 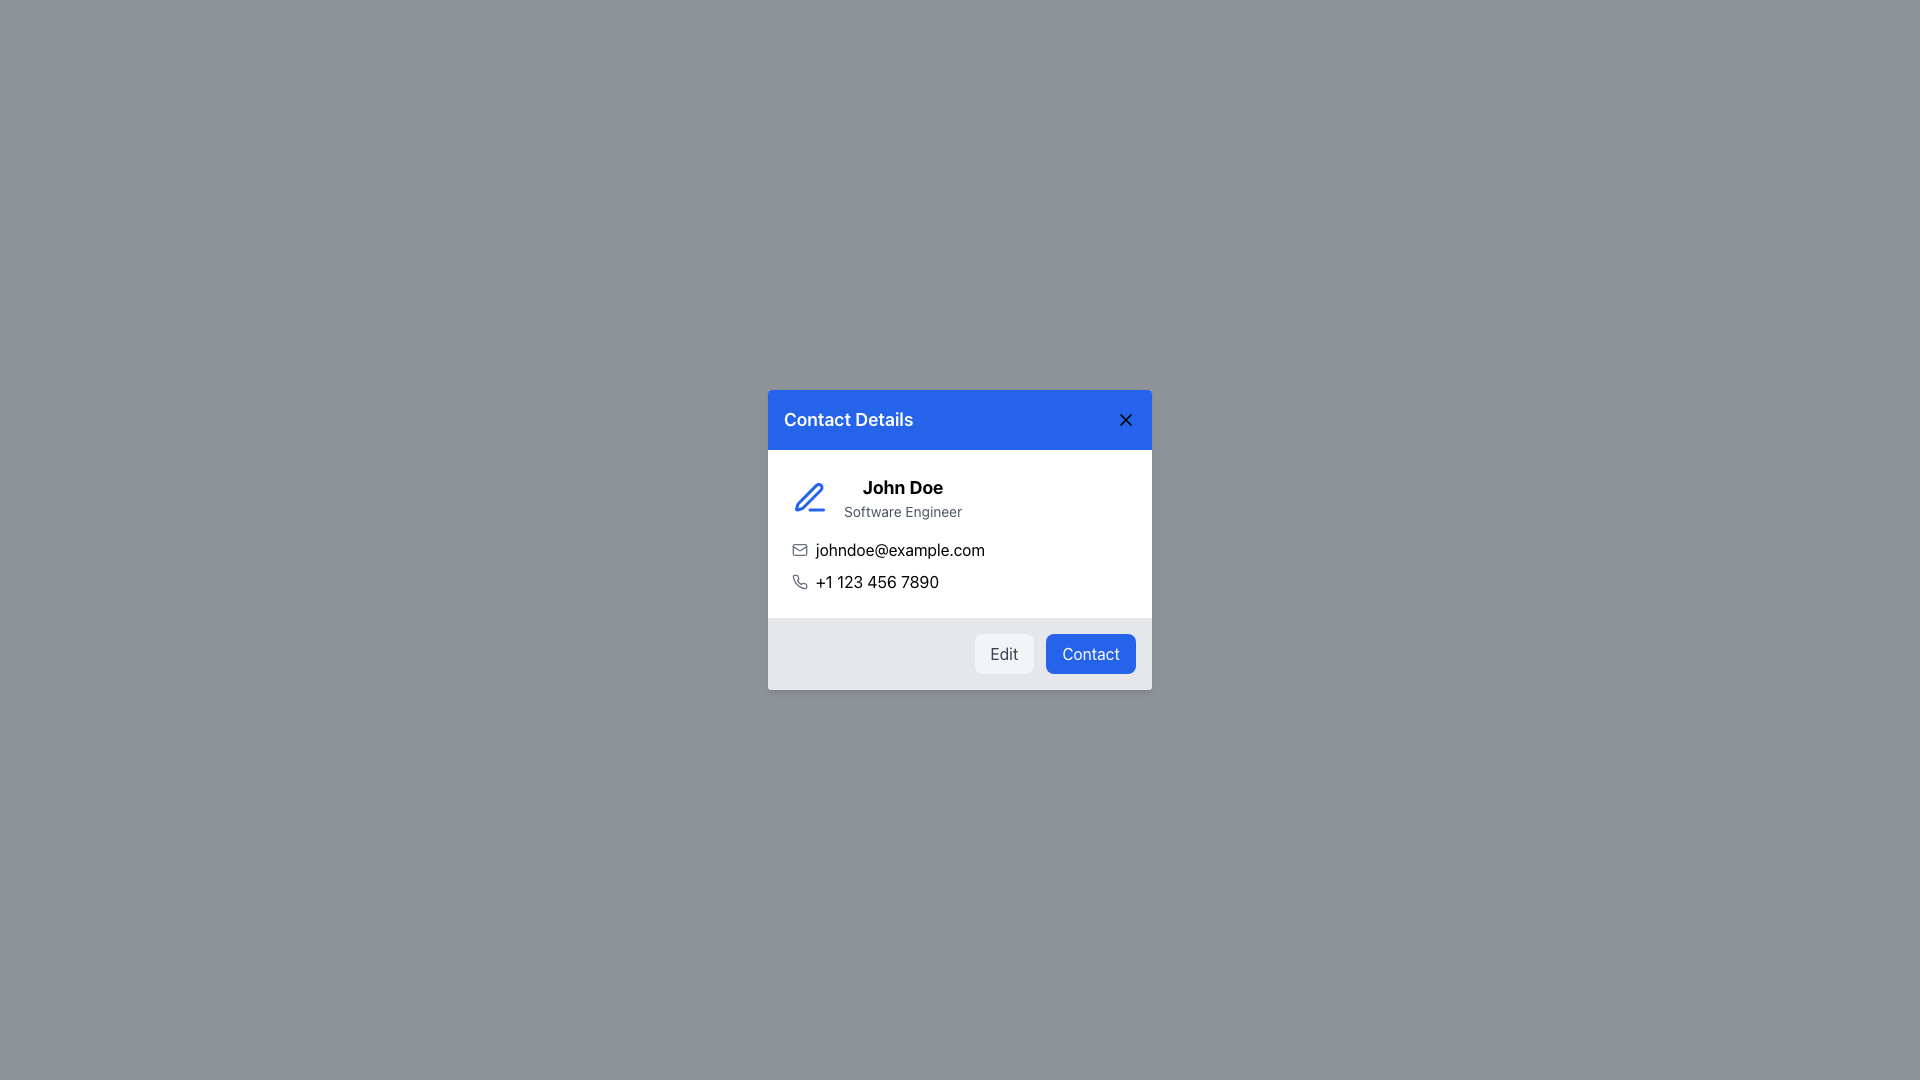 I want to click on the text display showing the email address associated with the contact, so click(x=960, y=550).